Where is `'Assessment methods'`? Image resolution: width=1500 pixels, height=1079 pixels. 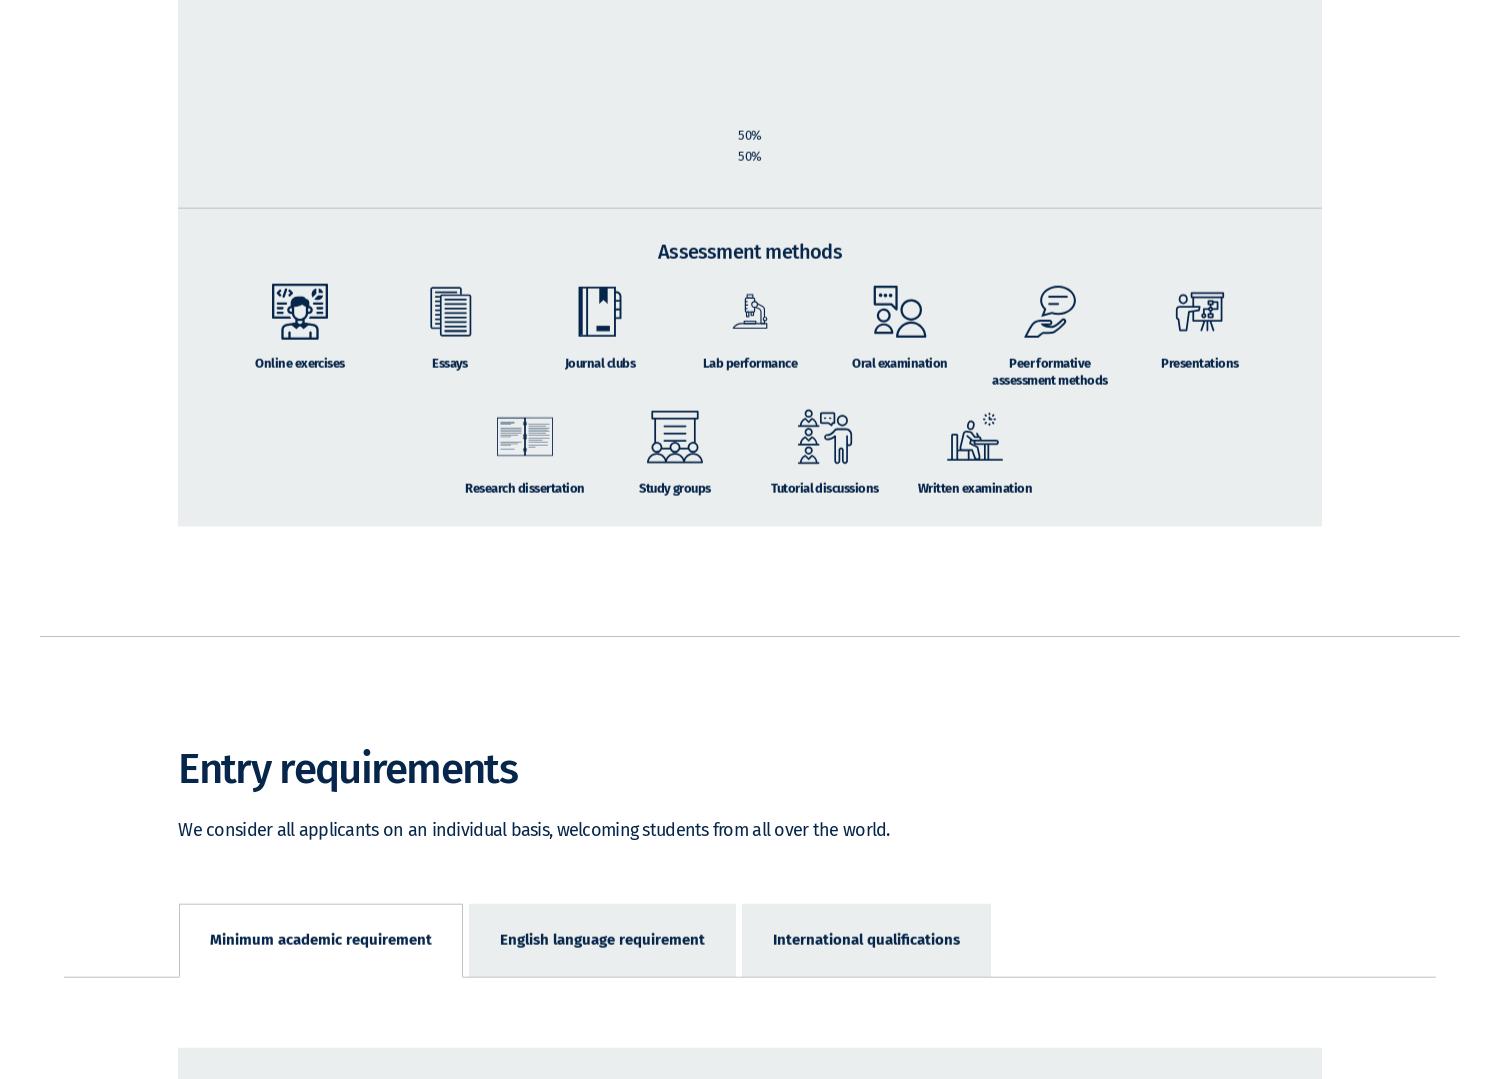 'Assessment methods' is located at coordinates (748, 280).